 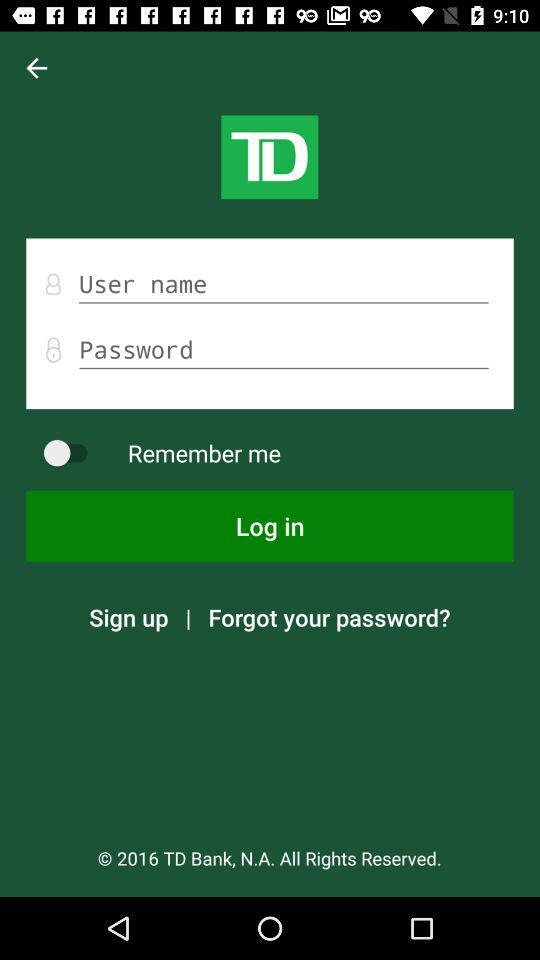 What do you see at coordinates (329, 616) in the screenshot?
I see `icon to the right of | icon` at bounding box center [329, 616].